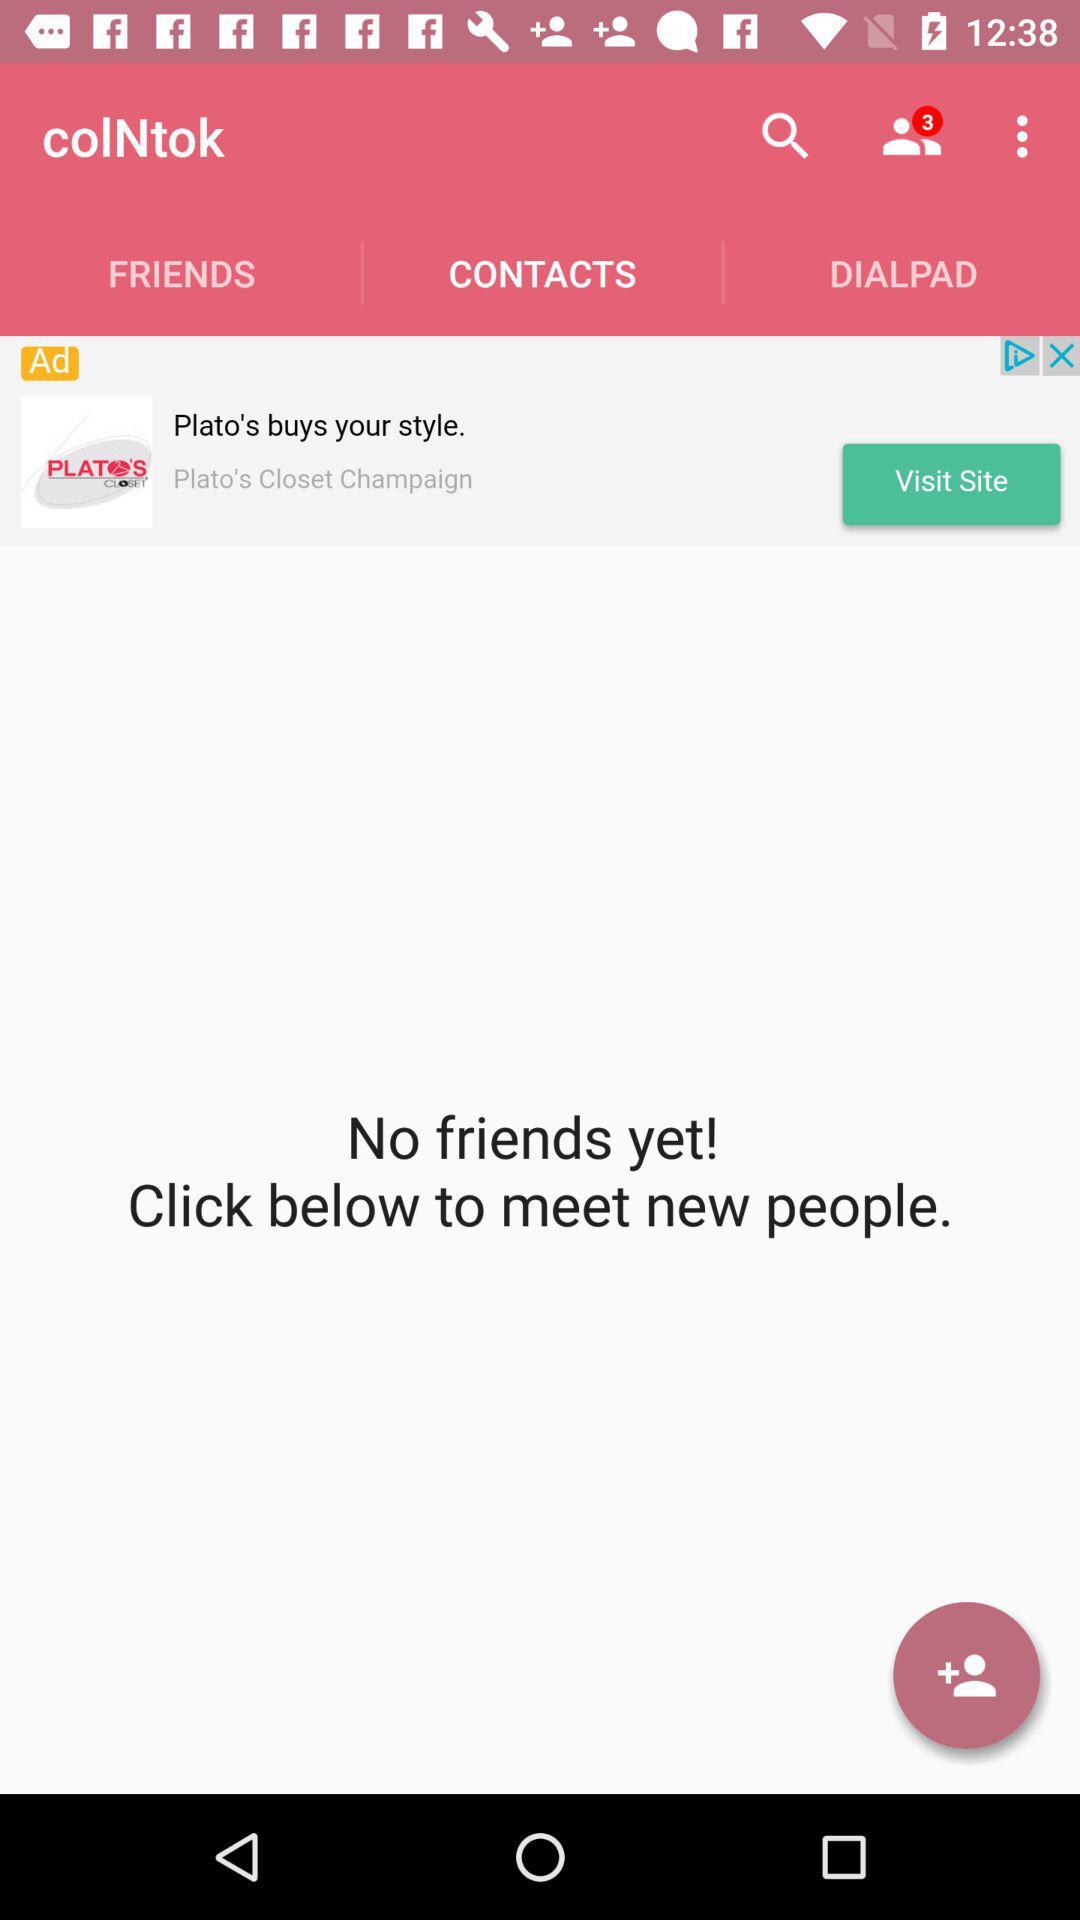 The image size is (1080, 1920). Describe the element at coordinates (540, 440) in the screenshot. I see `advertisement` at that location.